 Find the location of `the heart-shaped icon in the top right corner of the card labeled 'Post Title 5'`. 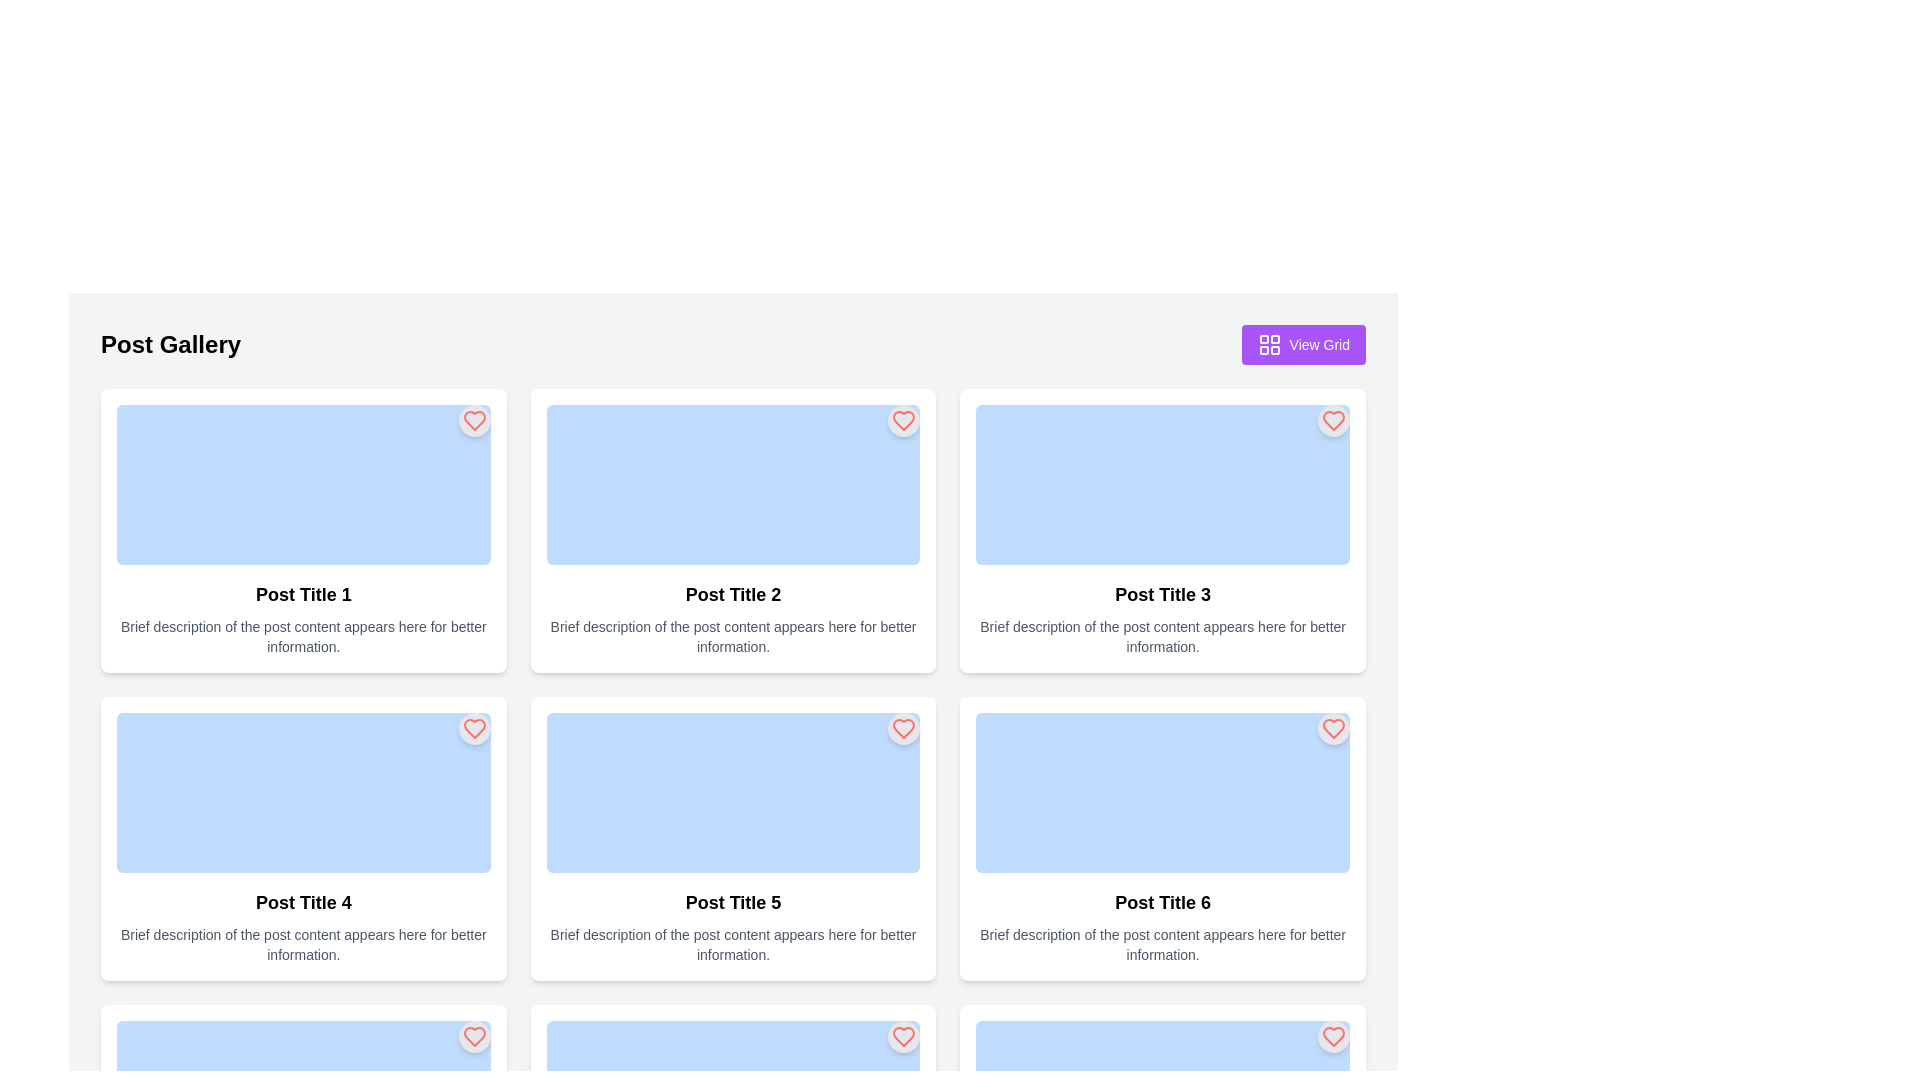

the heart-shaped icon in the top right corner of the card labeled 'Post Title 5' is located at coordinates (903, 729).